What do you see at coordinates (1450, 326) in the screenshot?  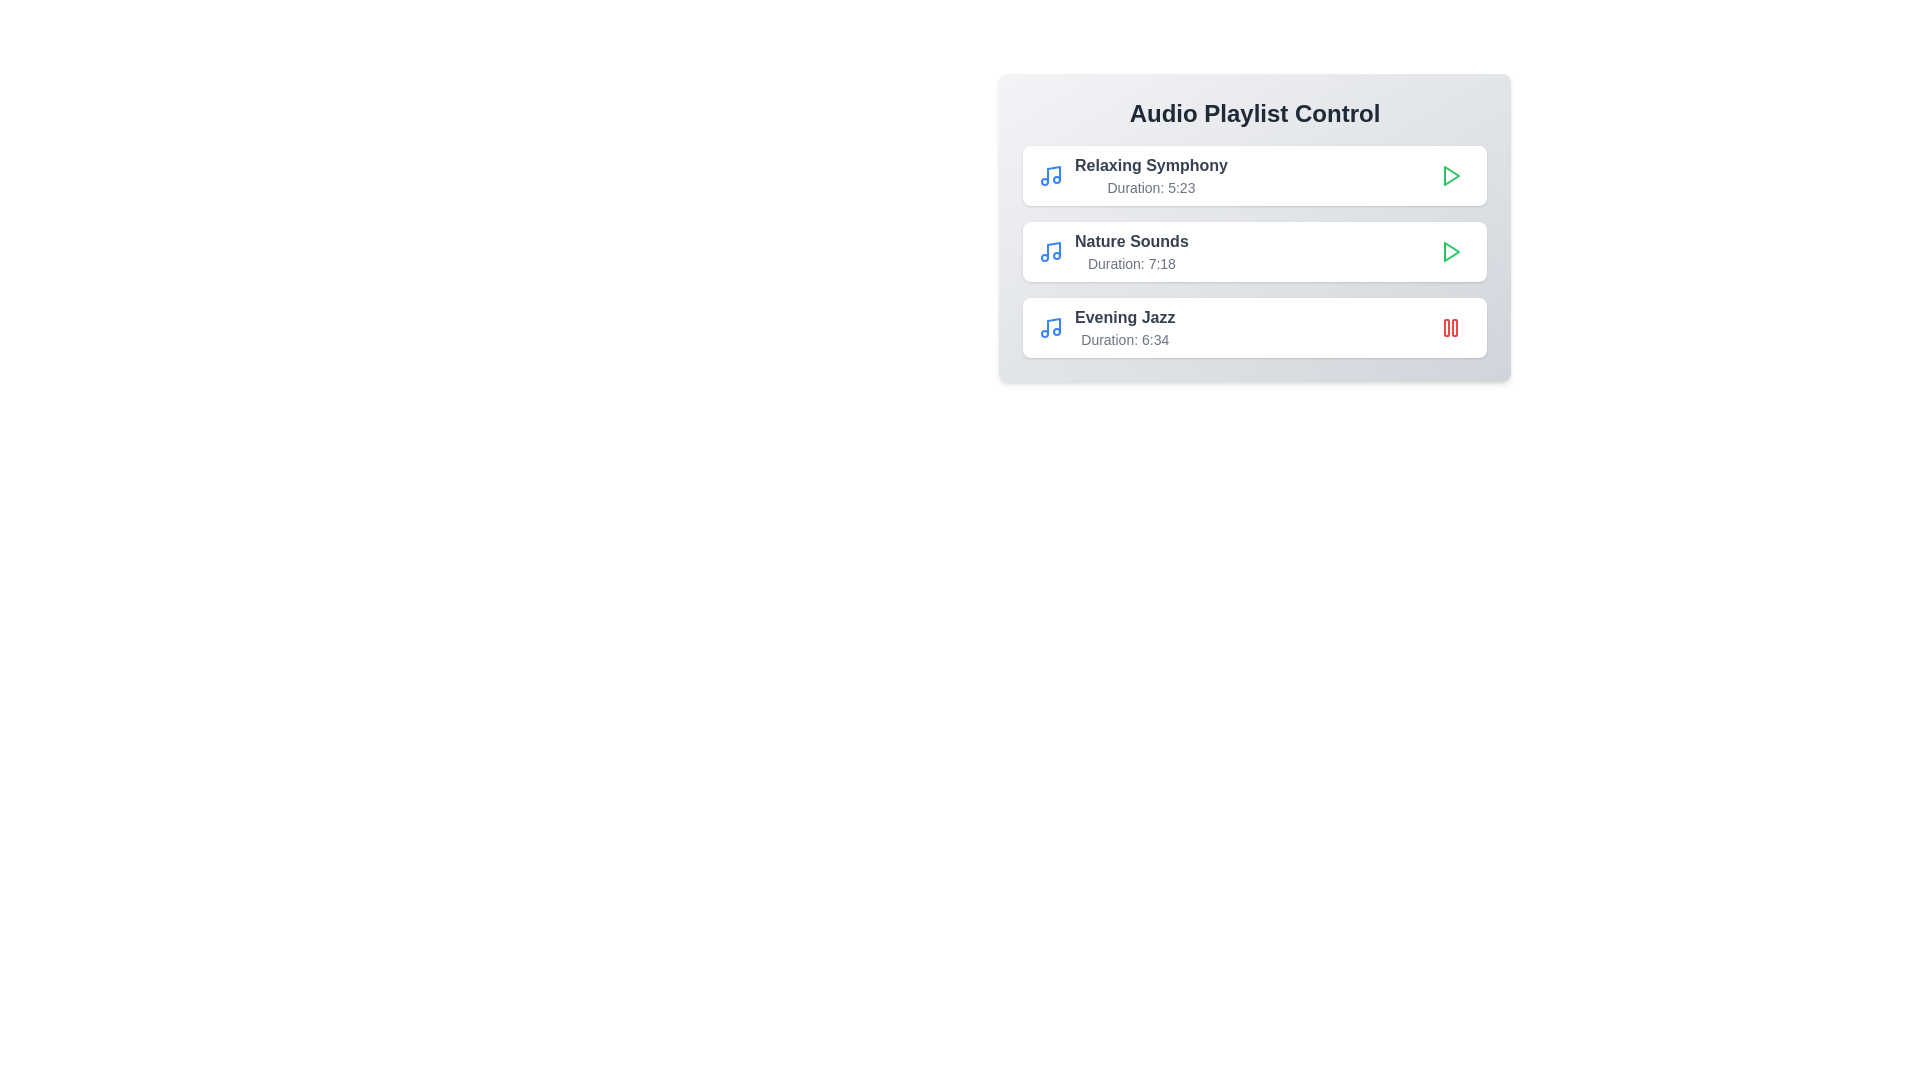 I see `the play/pause button for the track titled Evening Jazz` at bounding box center [1450, 326].